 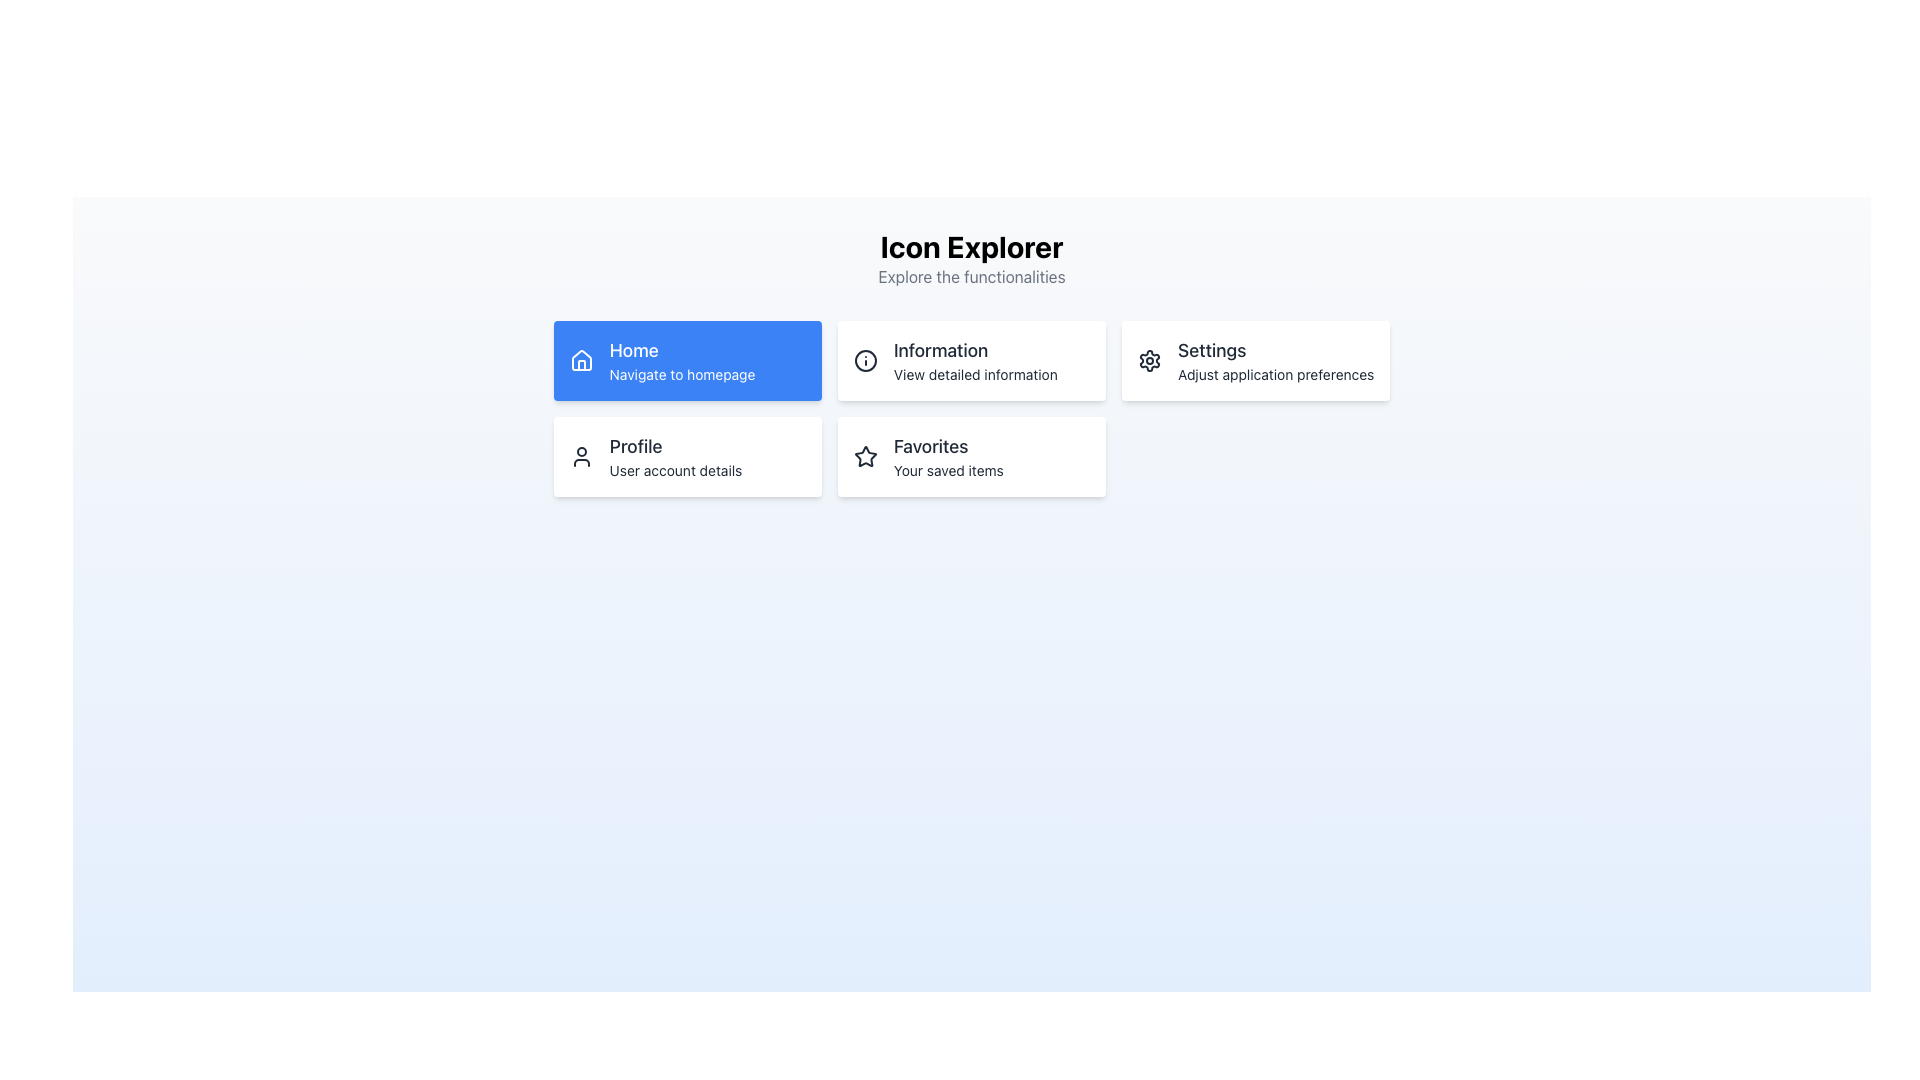 I want to click on the text display element labeled 'Favorites' which shows two lines of text: 'Favorites' in bold and 'Your saved items' in a smaller font, so click(x=947, y=456).